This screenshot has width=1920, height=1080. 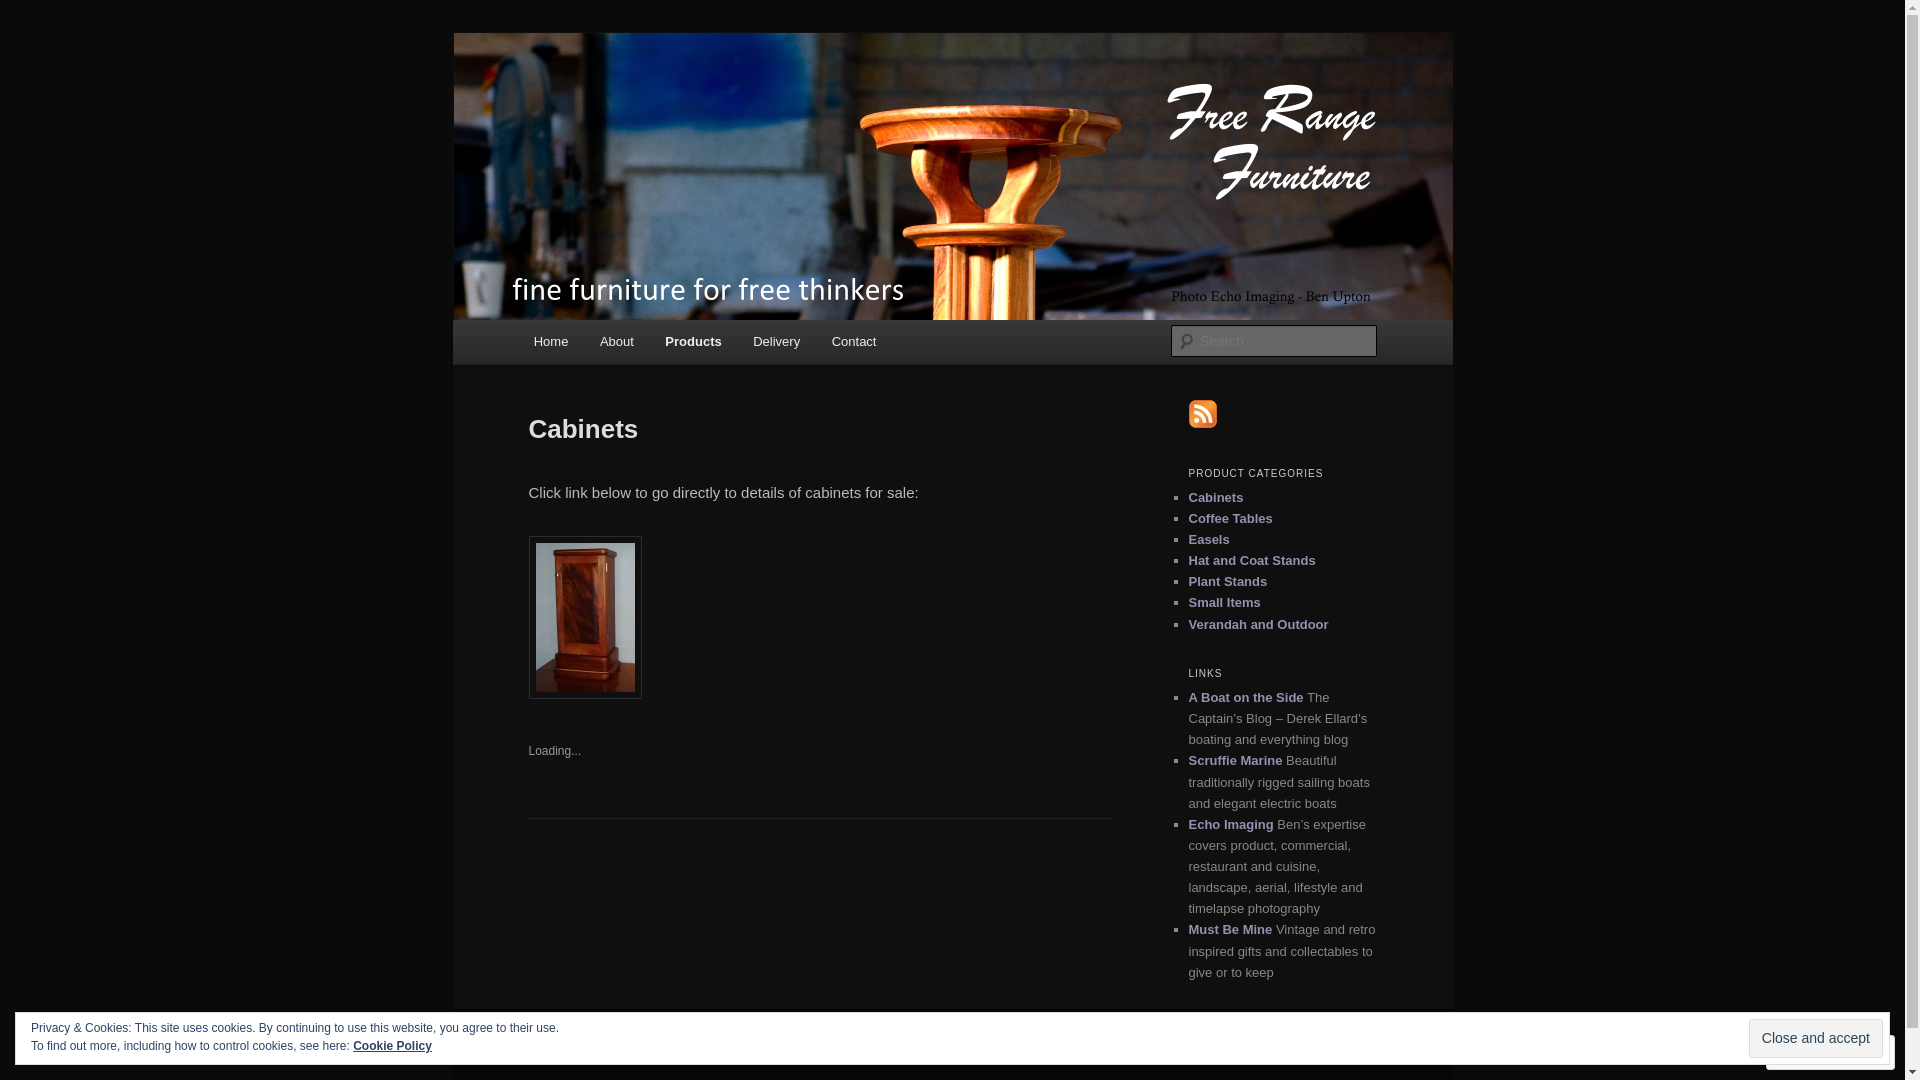 What do you see at coordinates (1228, 517) in the screenshot?
I see `'Coffee Tables'` at bounding box center [1228, 517].